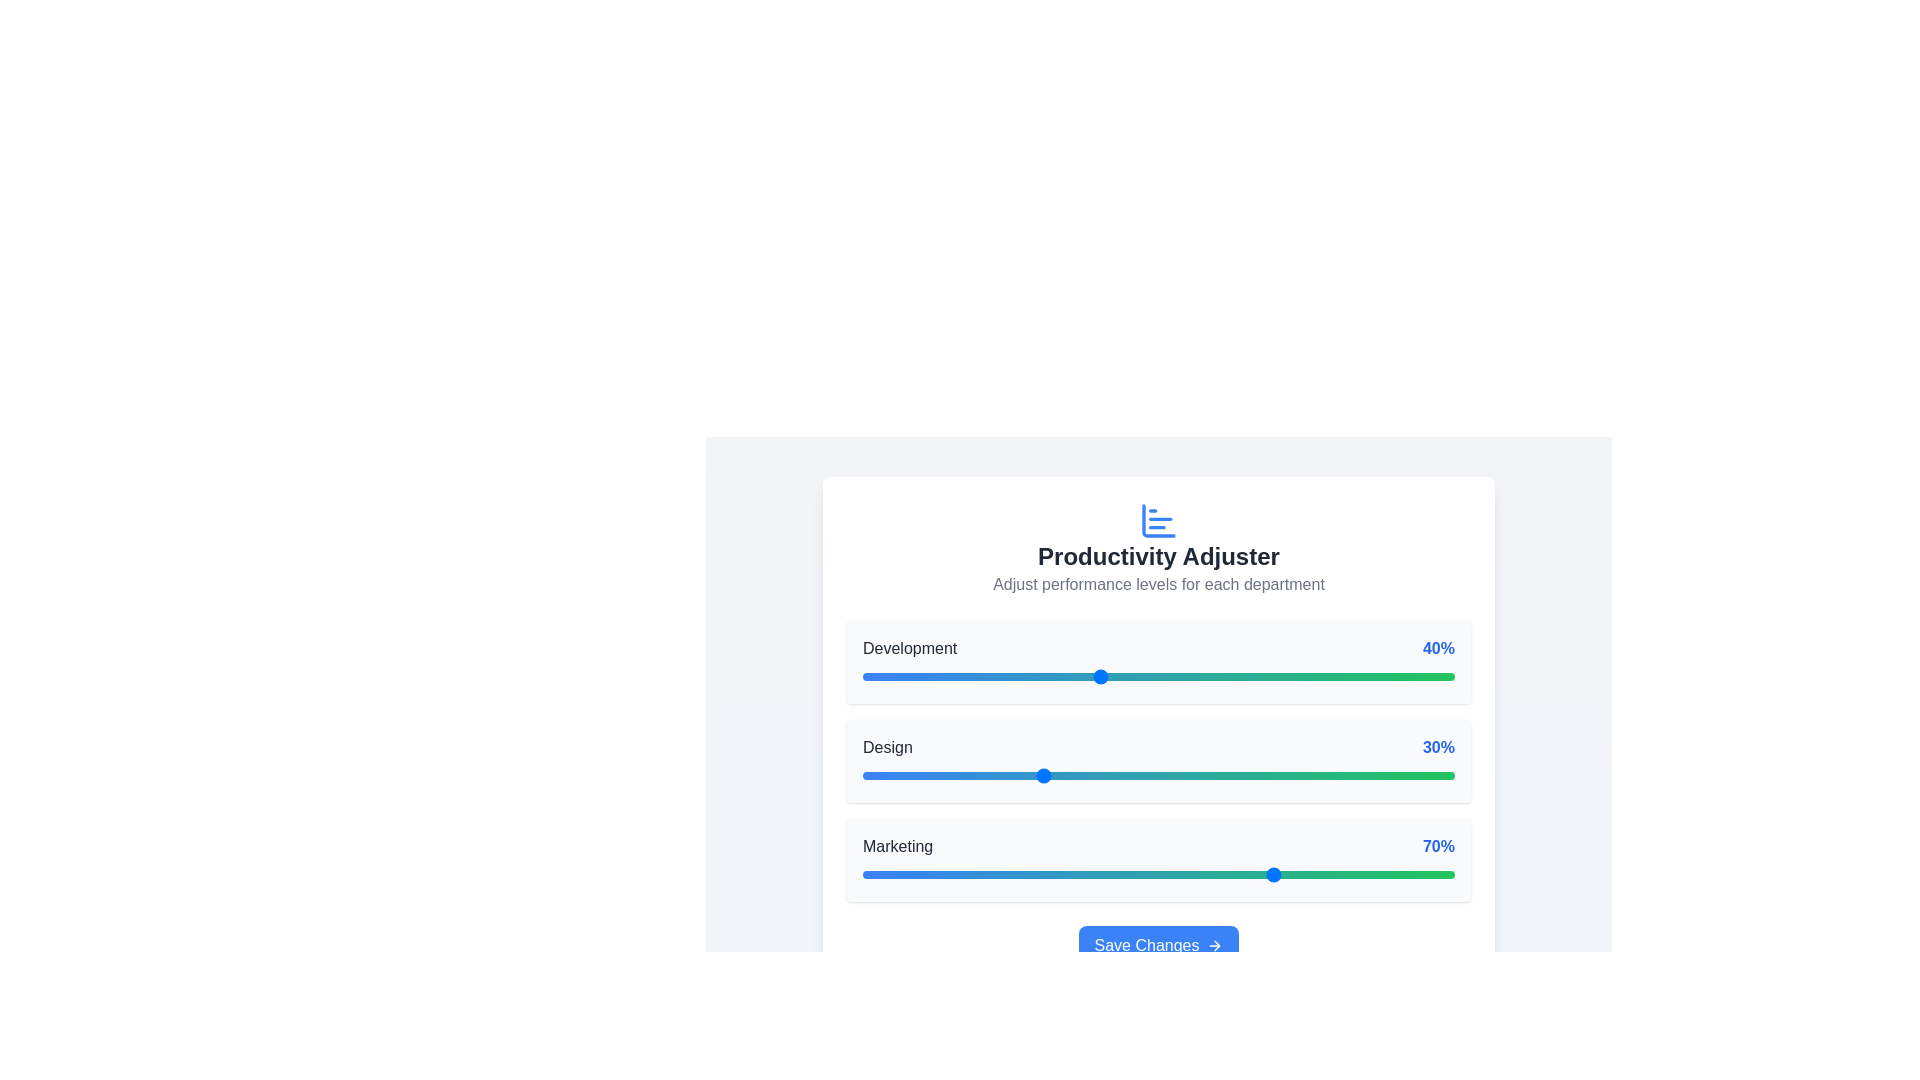  What do you see at coordinates (1158, 945) in the screenshot?
I see `the submission button located centrally below the sliders for 'Development', 'Design', and 'Marketing'` at bounding box center [1158, 945].